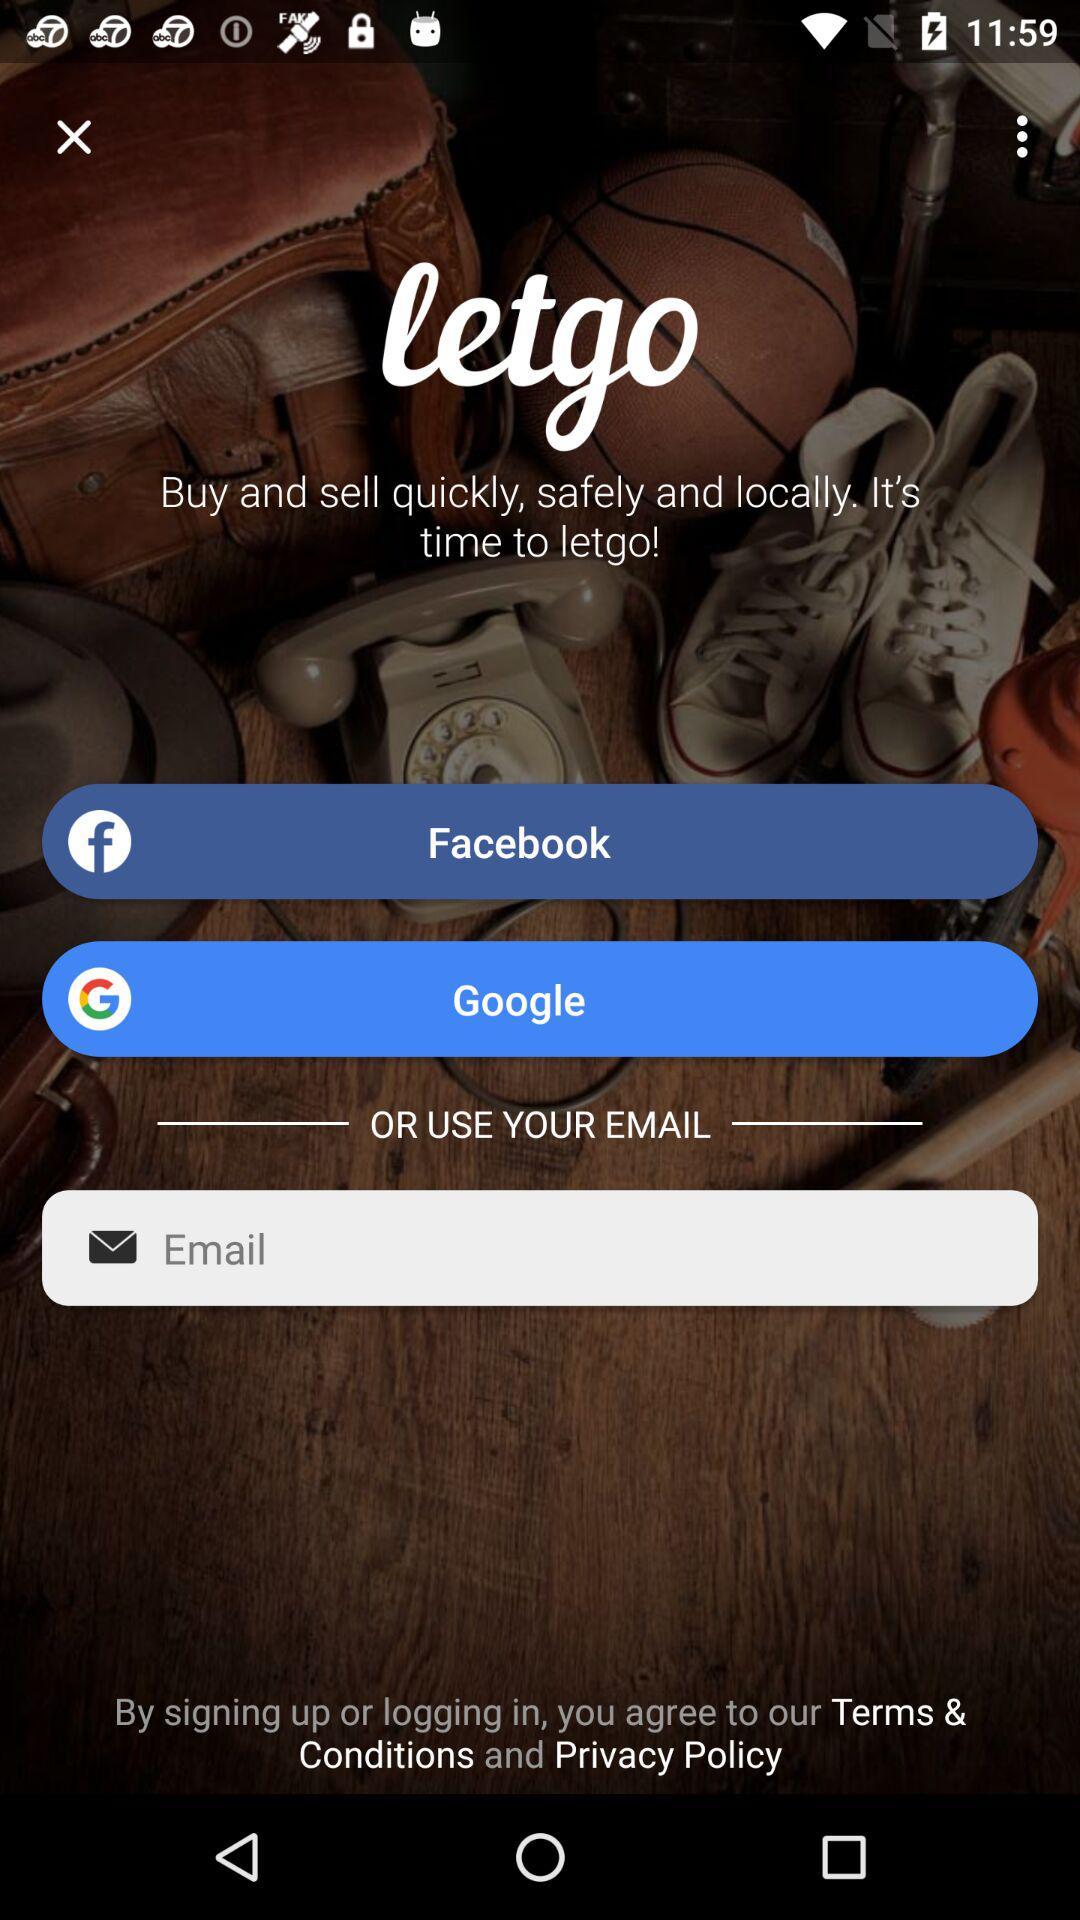  Describe the element at coordinates (540, 1731) in the screenshot. I see `the by signing up icon` at that location.